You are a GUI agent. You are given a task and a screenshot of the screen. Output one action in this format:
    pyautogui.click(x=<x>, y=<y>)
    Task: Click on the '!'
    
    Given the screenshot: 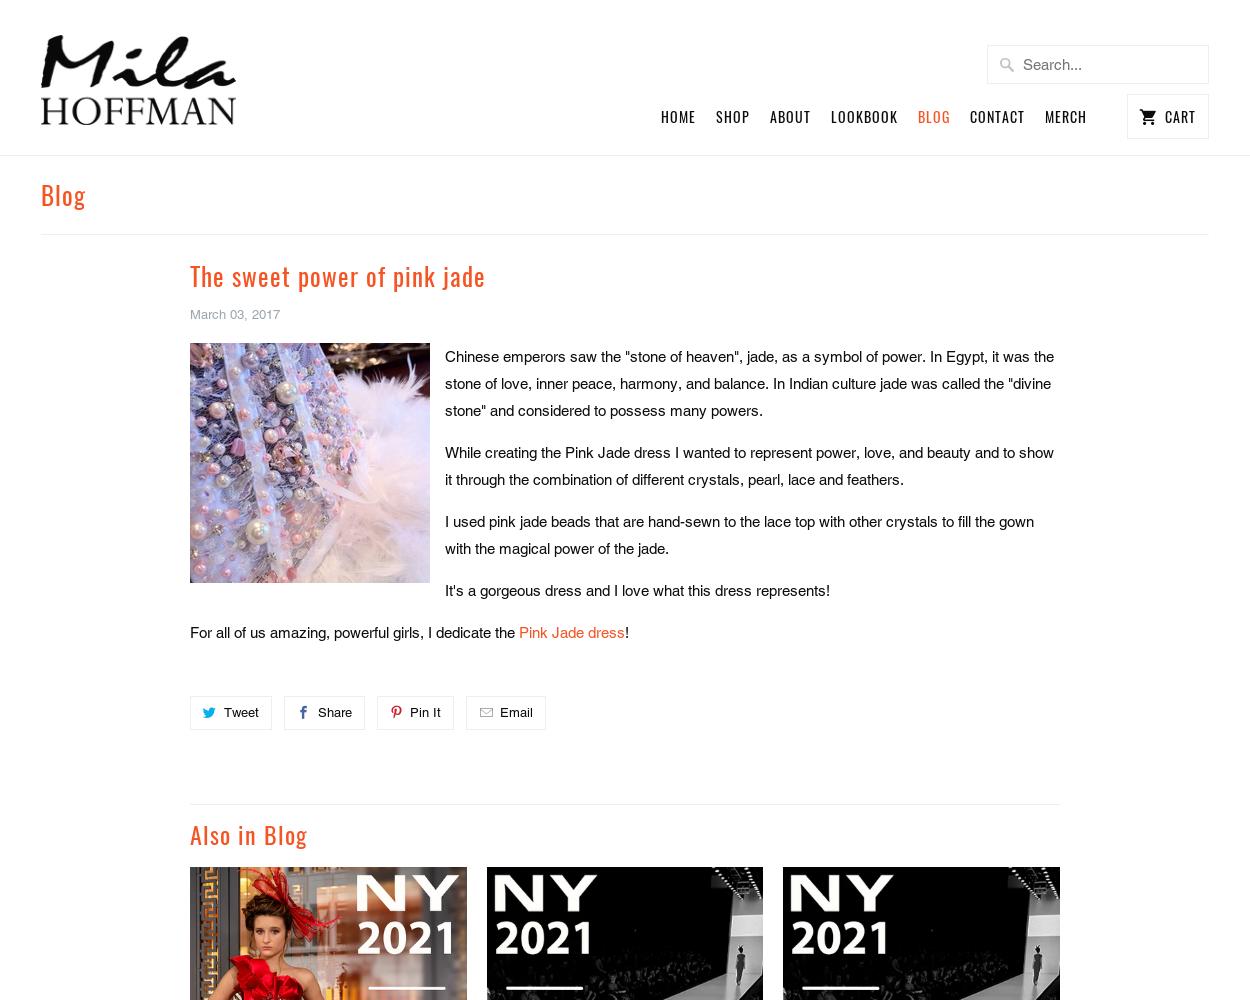 What is the action you would take?
    pyautogui.click(x=626, y=631)
    